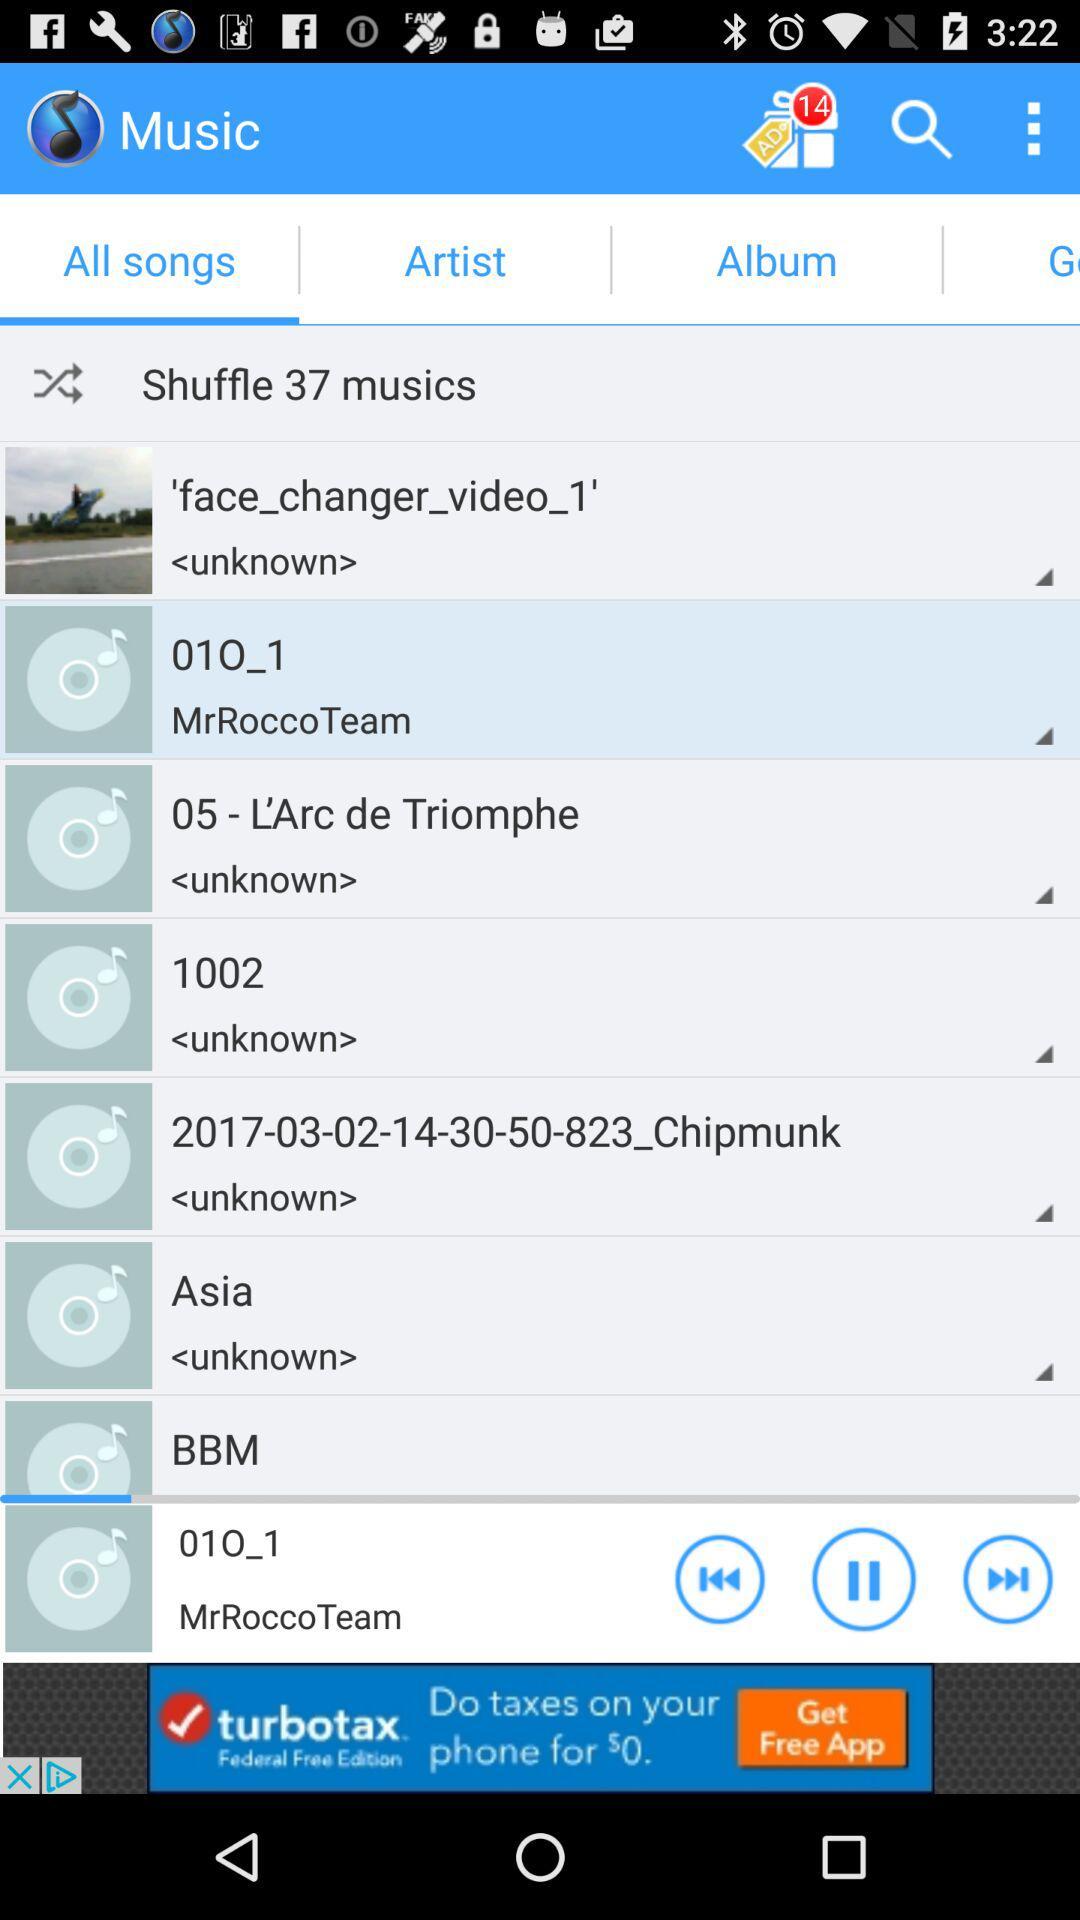 Image resolution: width=1080 pixels, height=1920 pixels. What do you see at coordinates (64, 127) in the screenshot?
I see `music` at bounding box center [64, 127].